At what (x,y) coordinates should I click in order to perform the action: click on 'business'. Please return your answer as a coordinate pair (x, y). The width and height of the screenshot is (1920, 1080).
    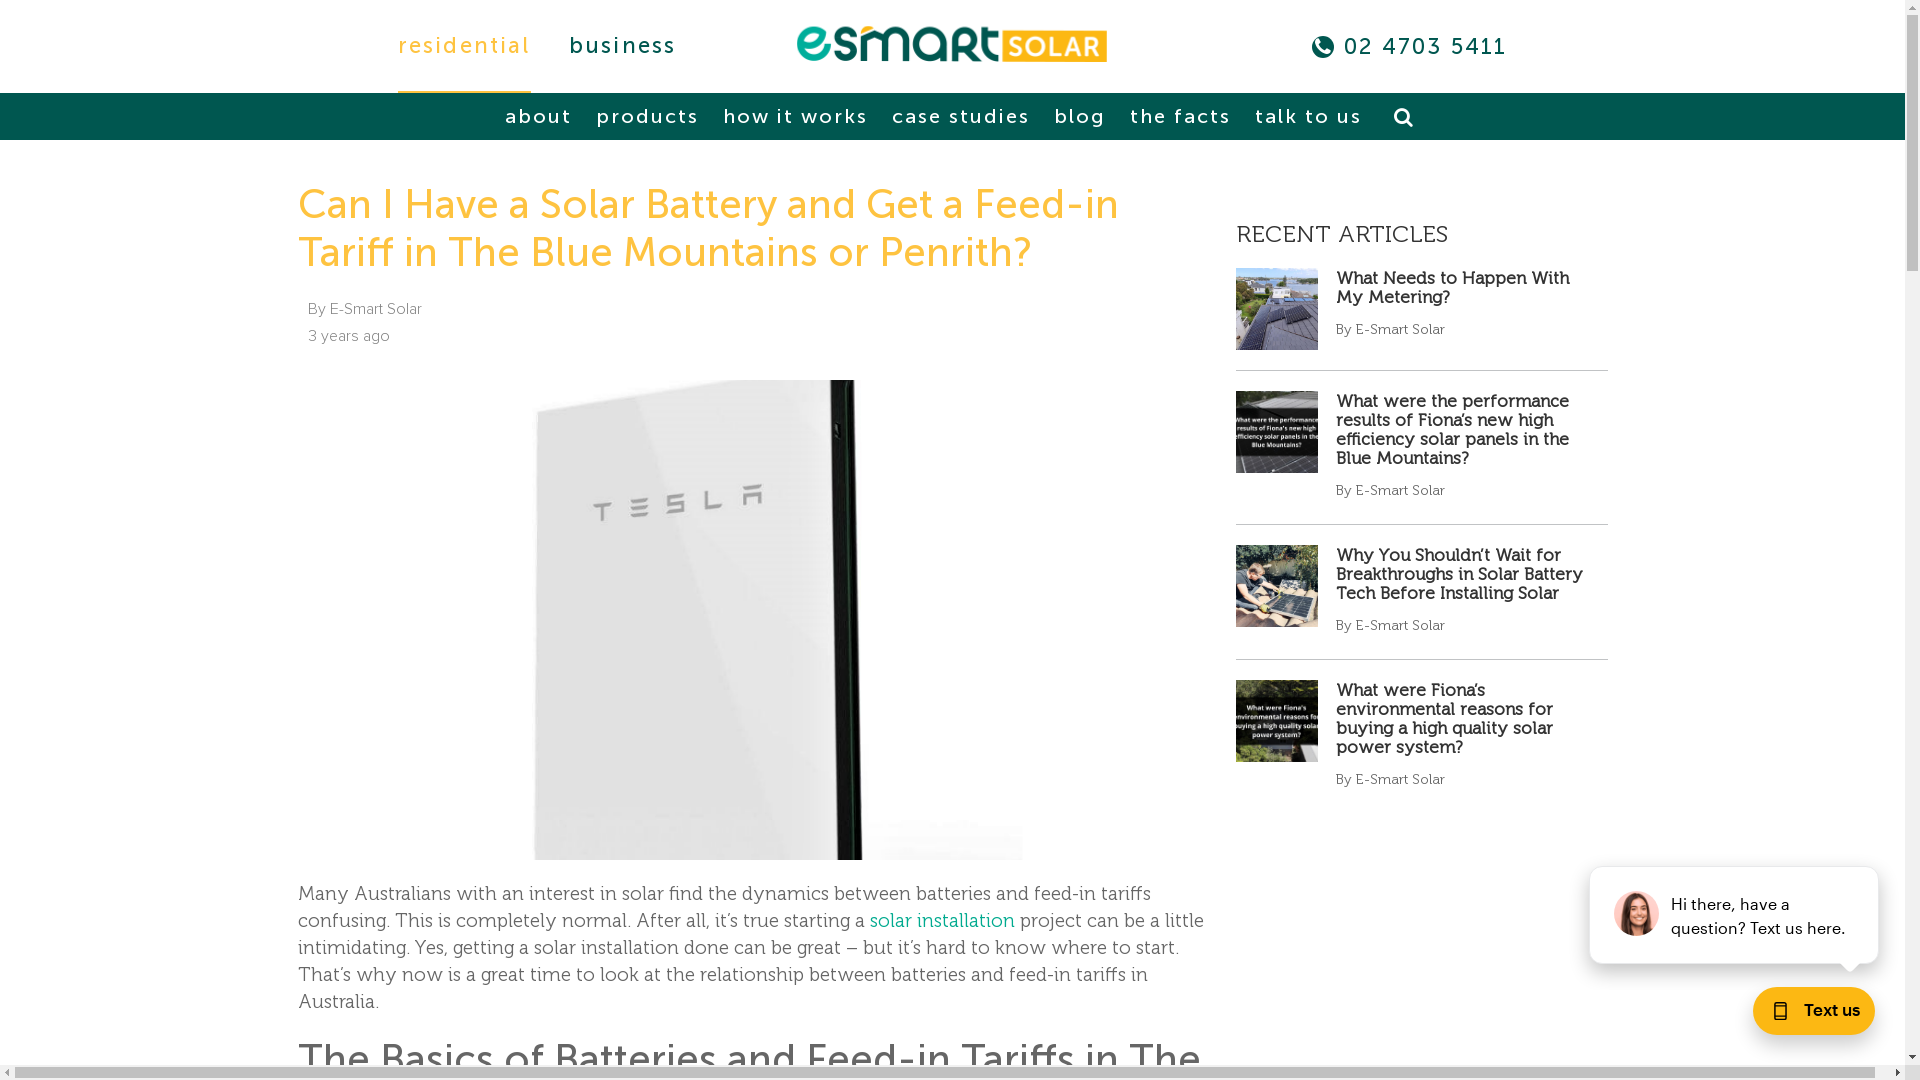
    Looking at the image, I should click on (622, 45).